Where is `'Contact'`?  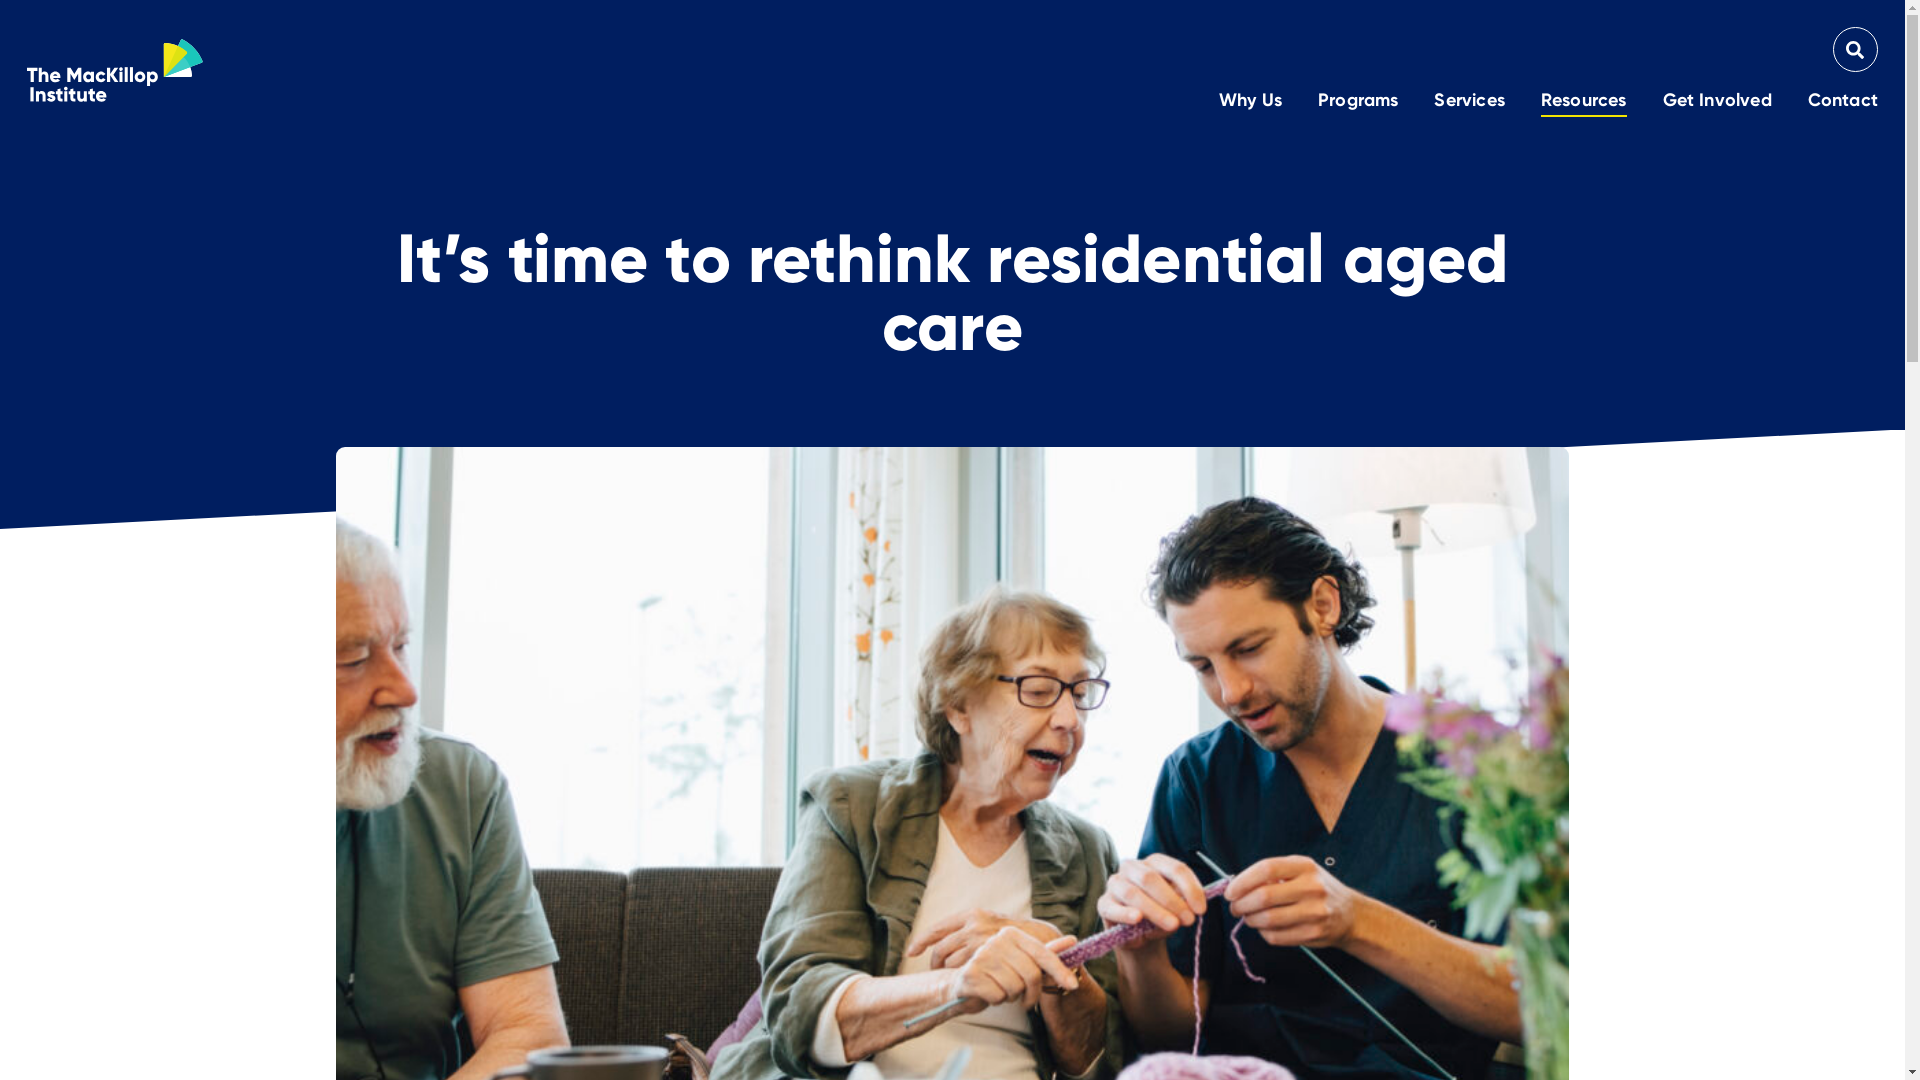
'Contact' is located at coordinates (1842, 101).